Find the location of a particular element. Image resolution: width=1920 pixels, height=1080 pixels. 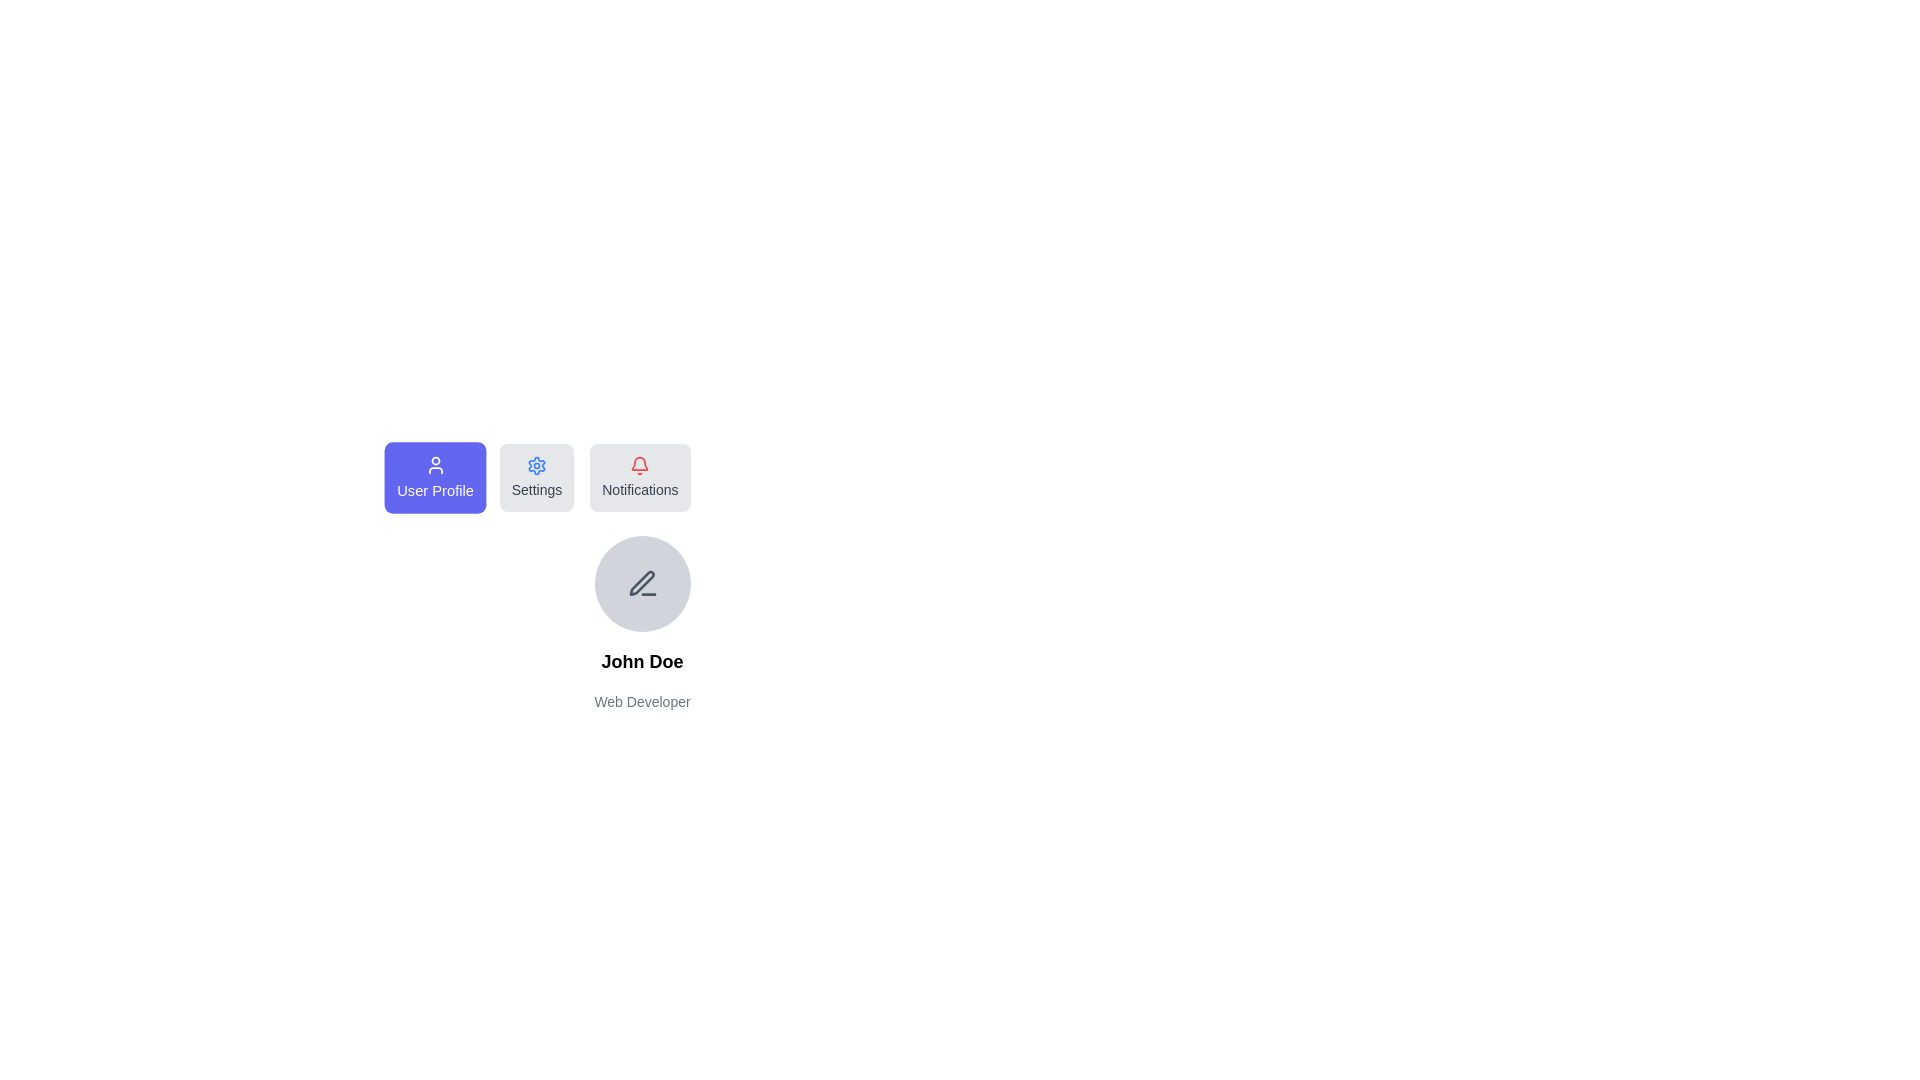

the medium-sized circular icon with a light gray background and a dark gray pencil symbol, which is located directly above the text 'John Doe' and 'Web Developer' is located at coordinates (642, 583).